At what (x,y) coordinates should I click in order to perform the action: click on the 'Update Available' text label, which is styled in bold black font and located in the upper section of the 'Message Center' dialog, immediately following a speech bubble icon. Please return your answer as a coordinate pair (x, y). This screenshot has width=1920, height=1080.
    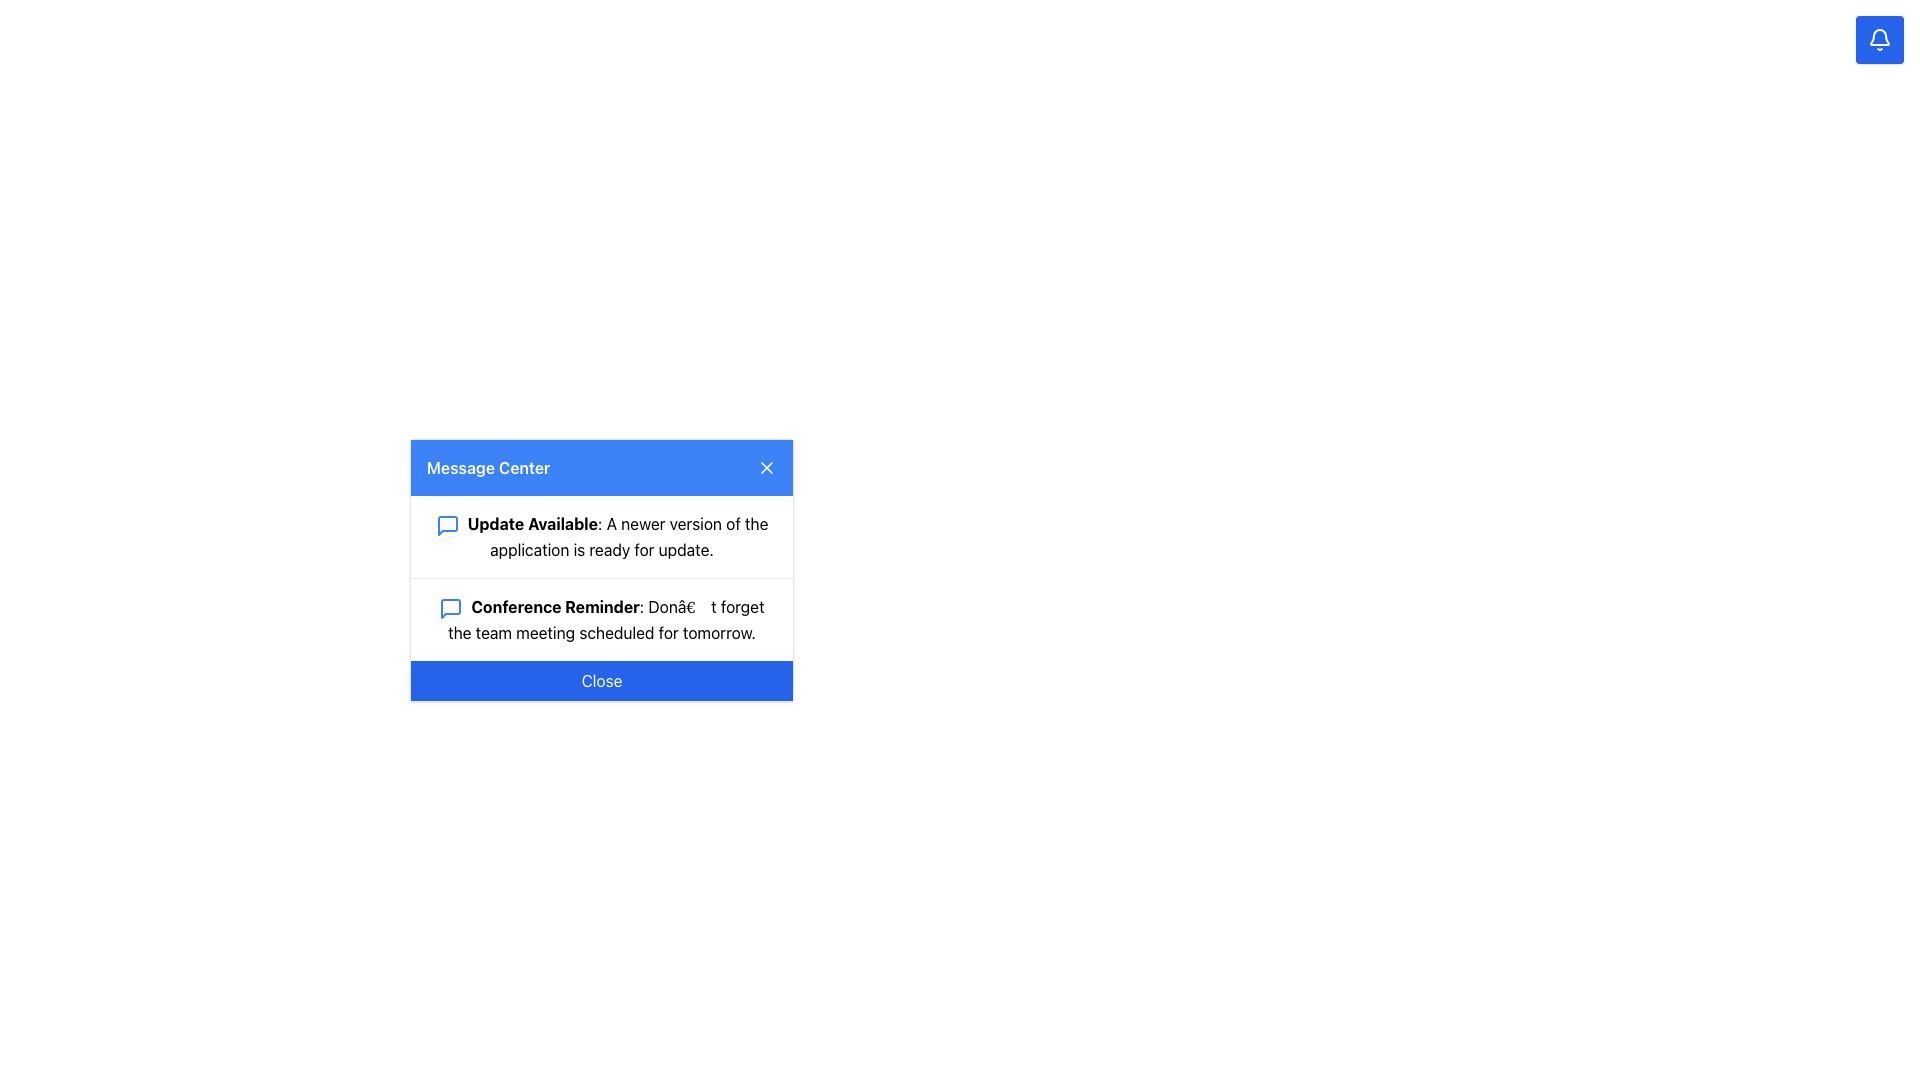
    Looking at the image, I should click on (532, 523).